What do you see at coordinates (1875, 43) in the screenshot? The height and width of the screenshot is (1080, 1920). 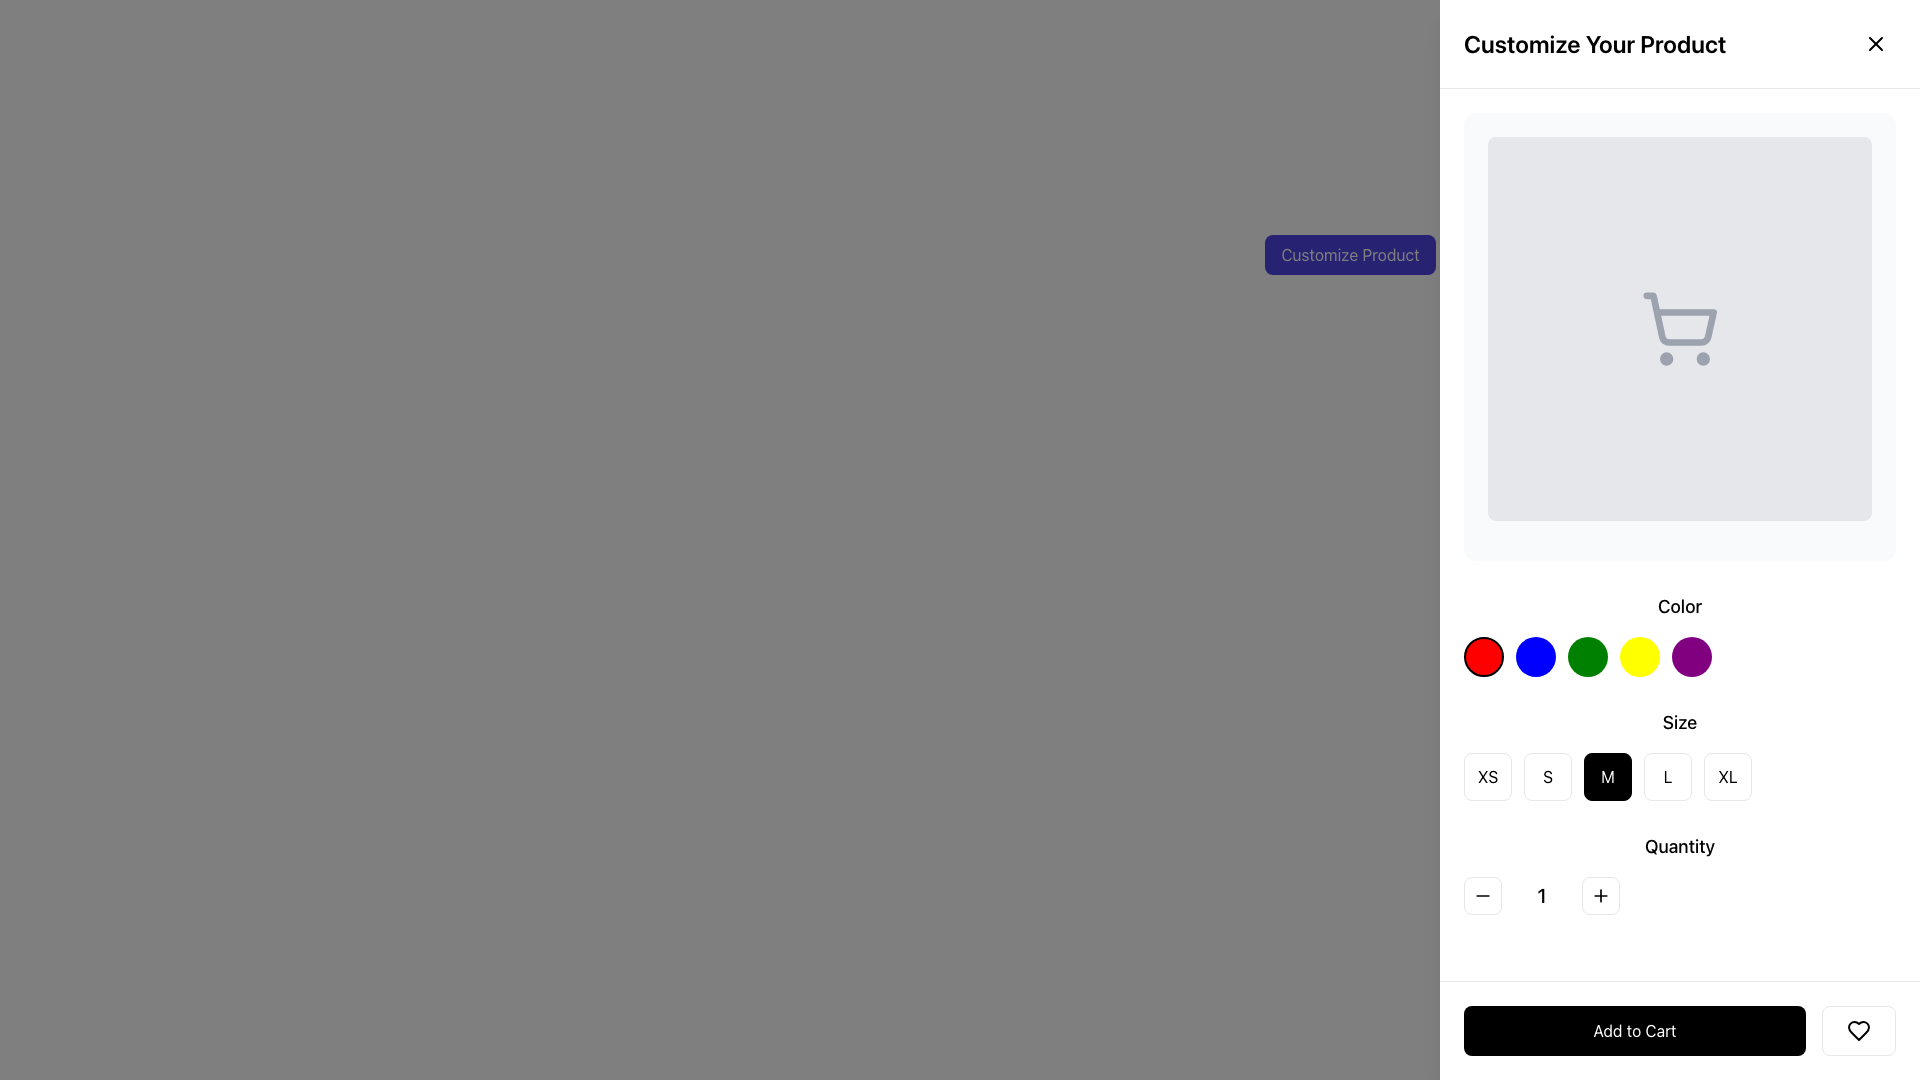 I see `the close button IconButton located in the top-right corner of the sidebar header` at bounding box center [1875, 43].